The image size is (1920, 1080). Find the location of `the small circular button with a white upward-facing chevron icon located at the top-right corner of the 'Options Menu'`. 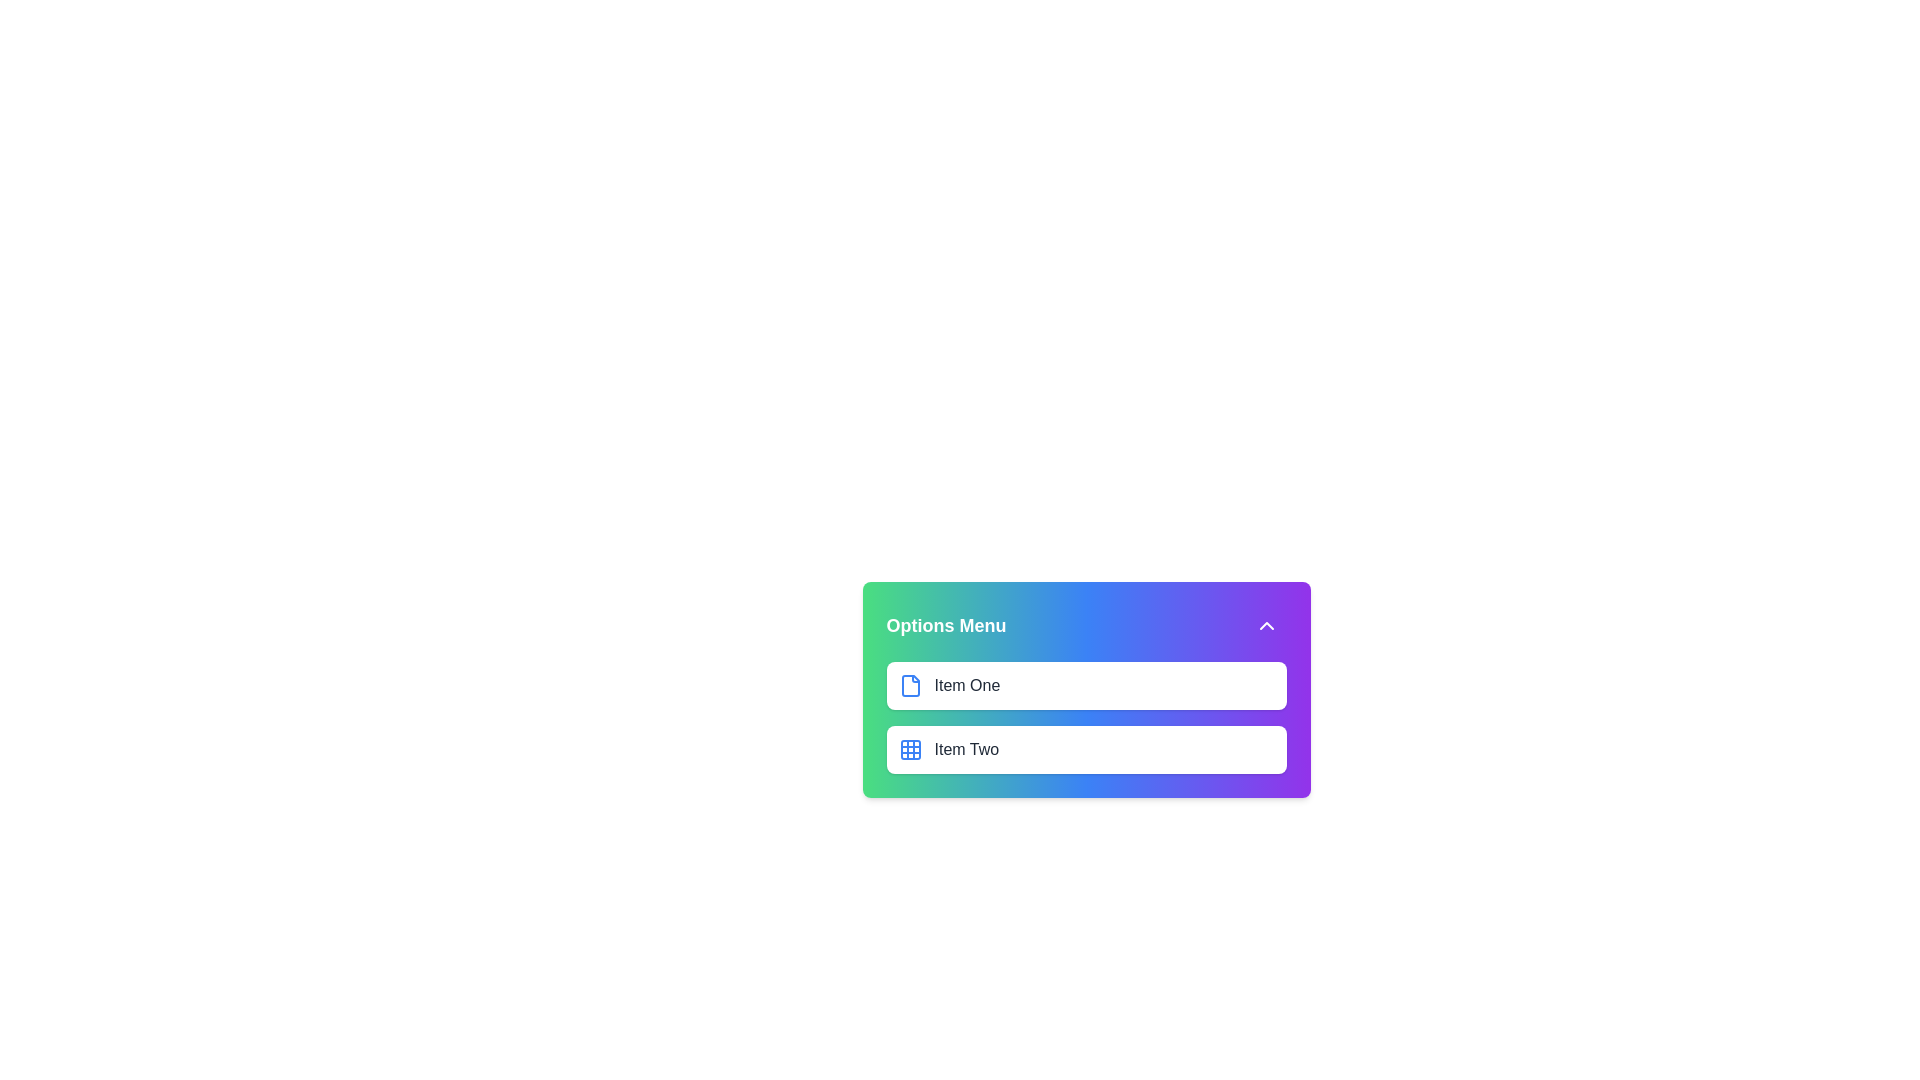

the small circular button with a white upward-facing chevron icon located at the top-right corner of the 'Options Menu' is located at coordinates (1265, 624).